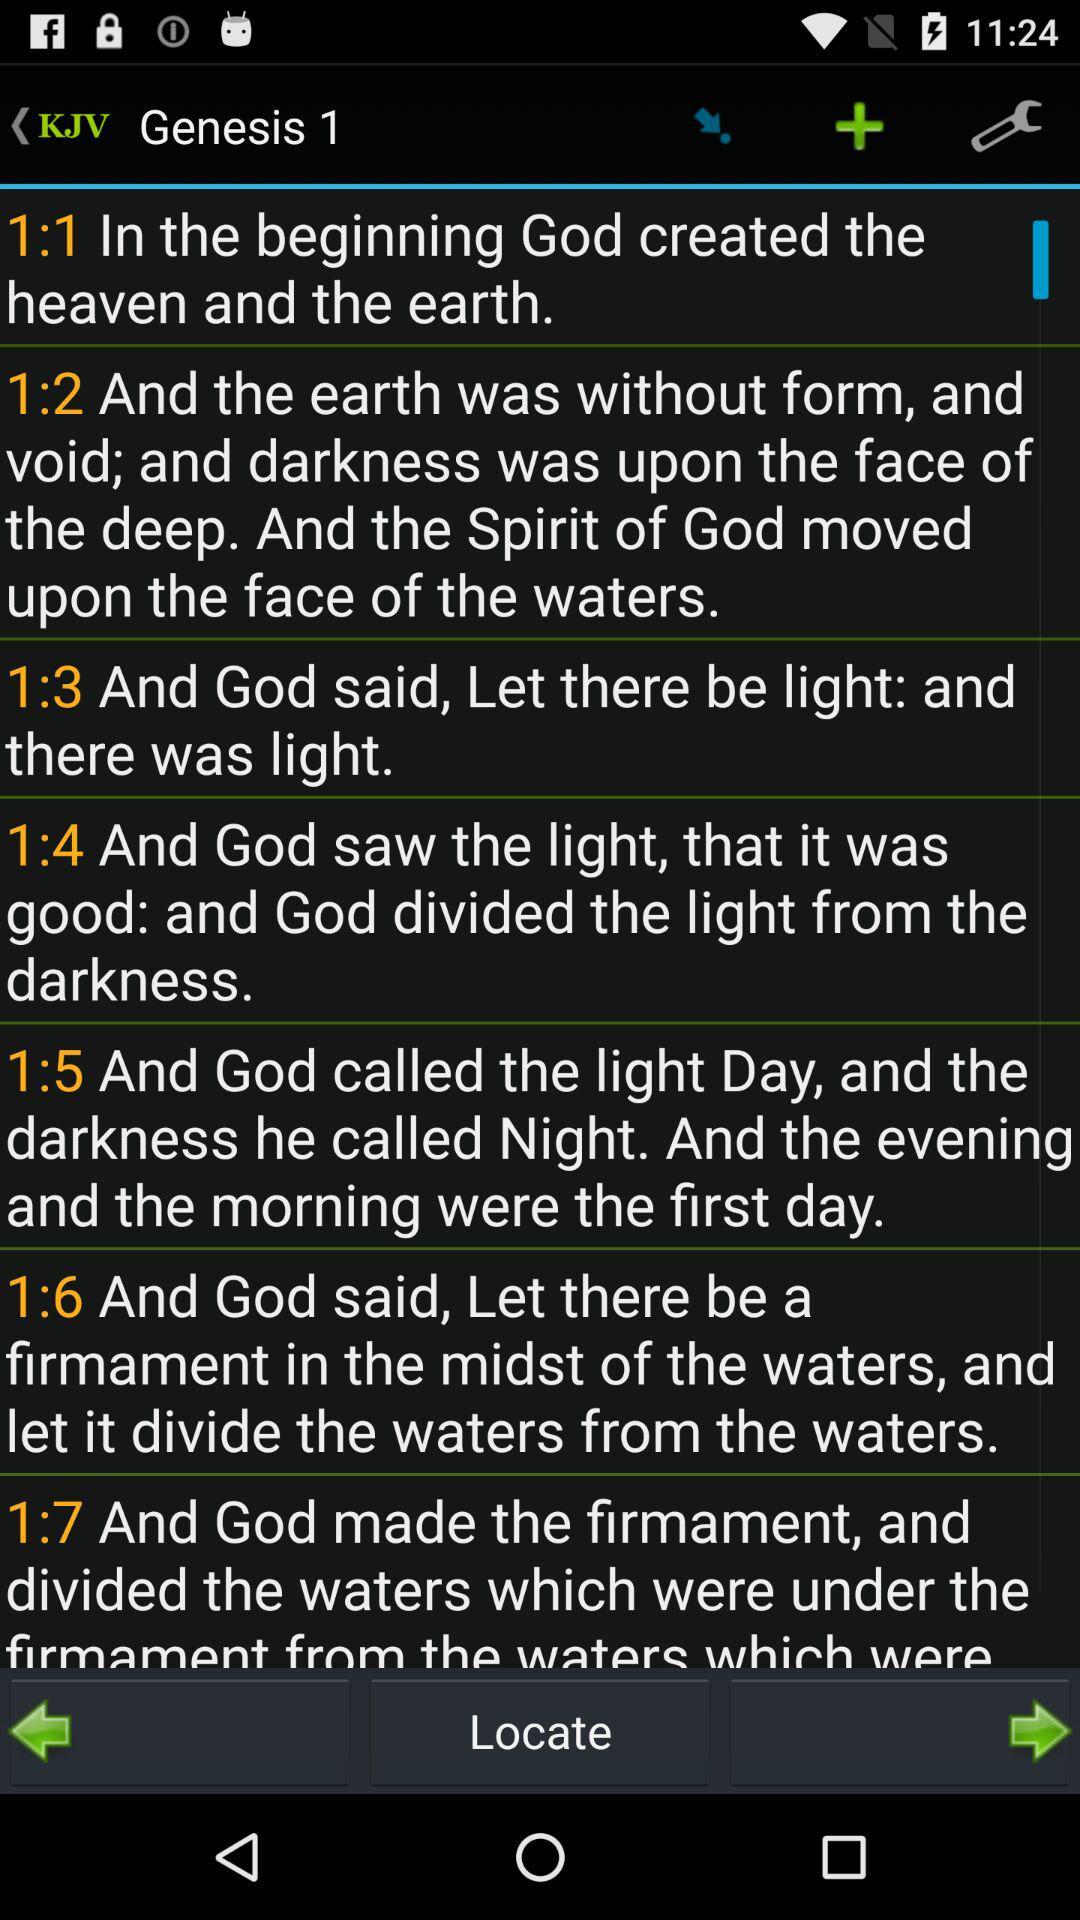 This screenshot has width=1080, height=1920. I want to click on the locate option, so click(540, 1730).